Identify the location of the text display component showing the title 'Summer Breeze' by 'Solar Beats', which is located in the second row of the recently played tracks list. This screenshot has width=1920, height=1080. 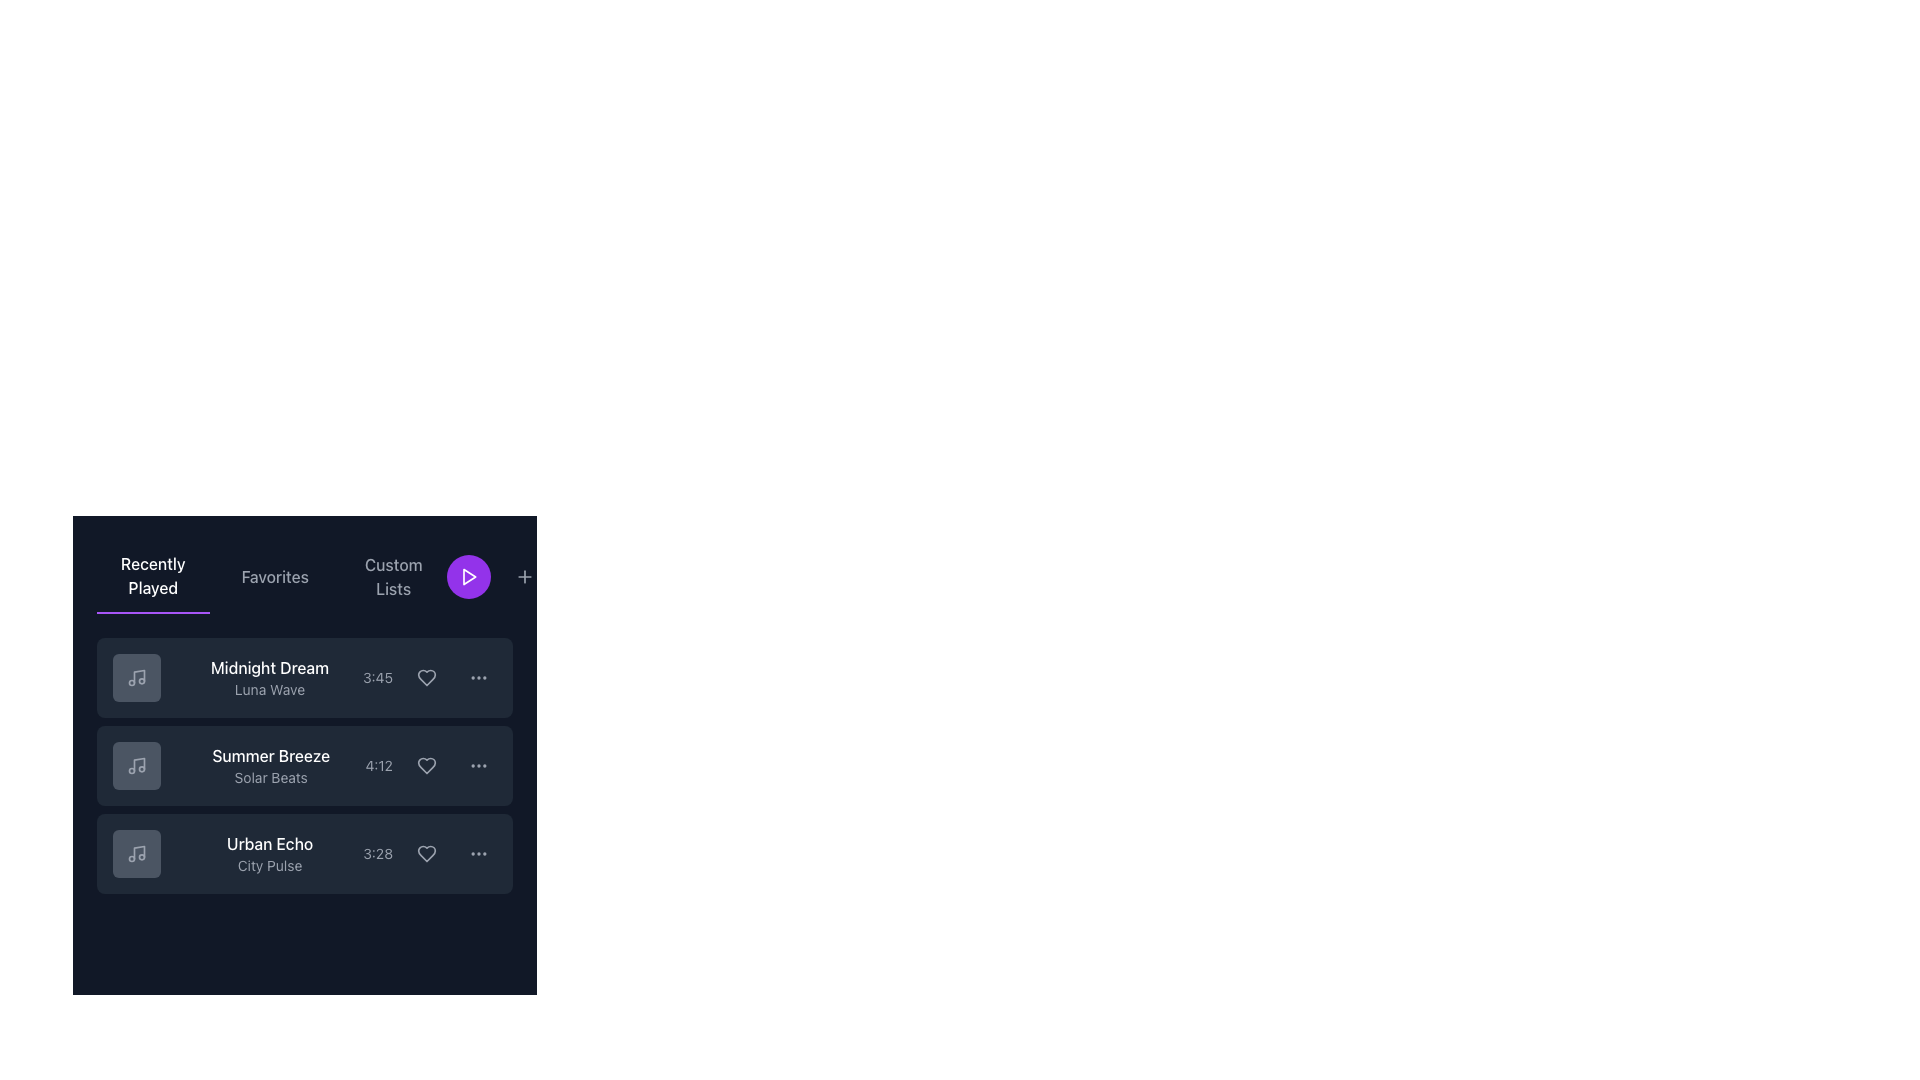
(270, 765).